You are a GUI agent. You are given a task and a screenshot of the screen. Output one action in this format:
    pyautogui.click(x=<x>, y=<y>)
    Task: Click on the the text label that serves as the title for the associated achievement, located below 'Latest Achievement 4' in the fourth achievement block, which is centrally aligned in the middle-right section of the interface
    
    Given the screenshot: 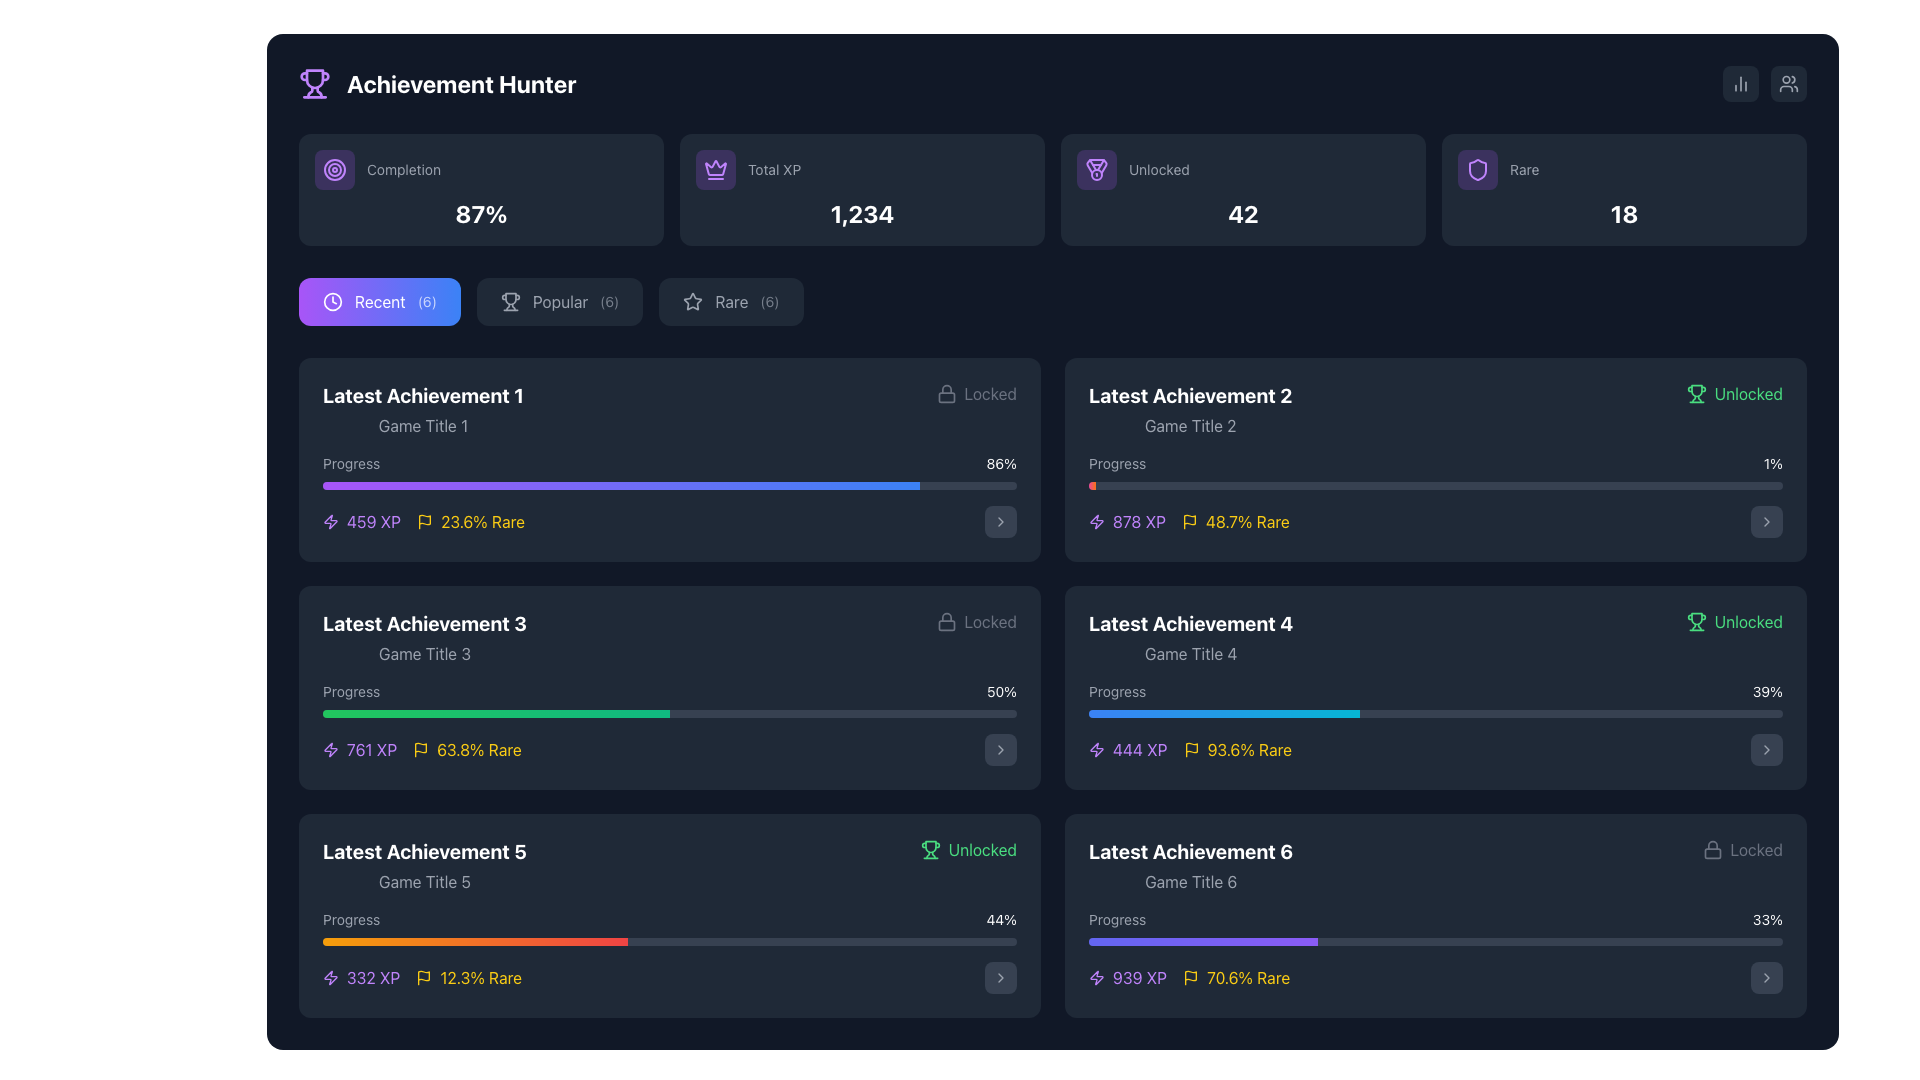 What is the action you would take?
    pyautogui.click(x=1191, y=654)
    